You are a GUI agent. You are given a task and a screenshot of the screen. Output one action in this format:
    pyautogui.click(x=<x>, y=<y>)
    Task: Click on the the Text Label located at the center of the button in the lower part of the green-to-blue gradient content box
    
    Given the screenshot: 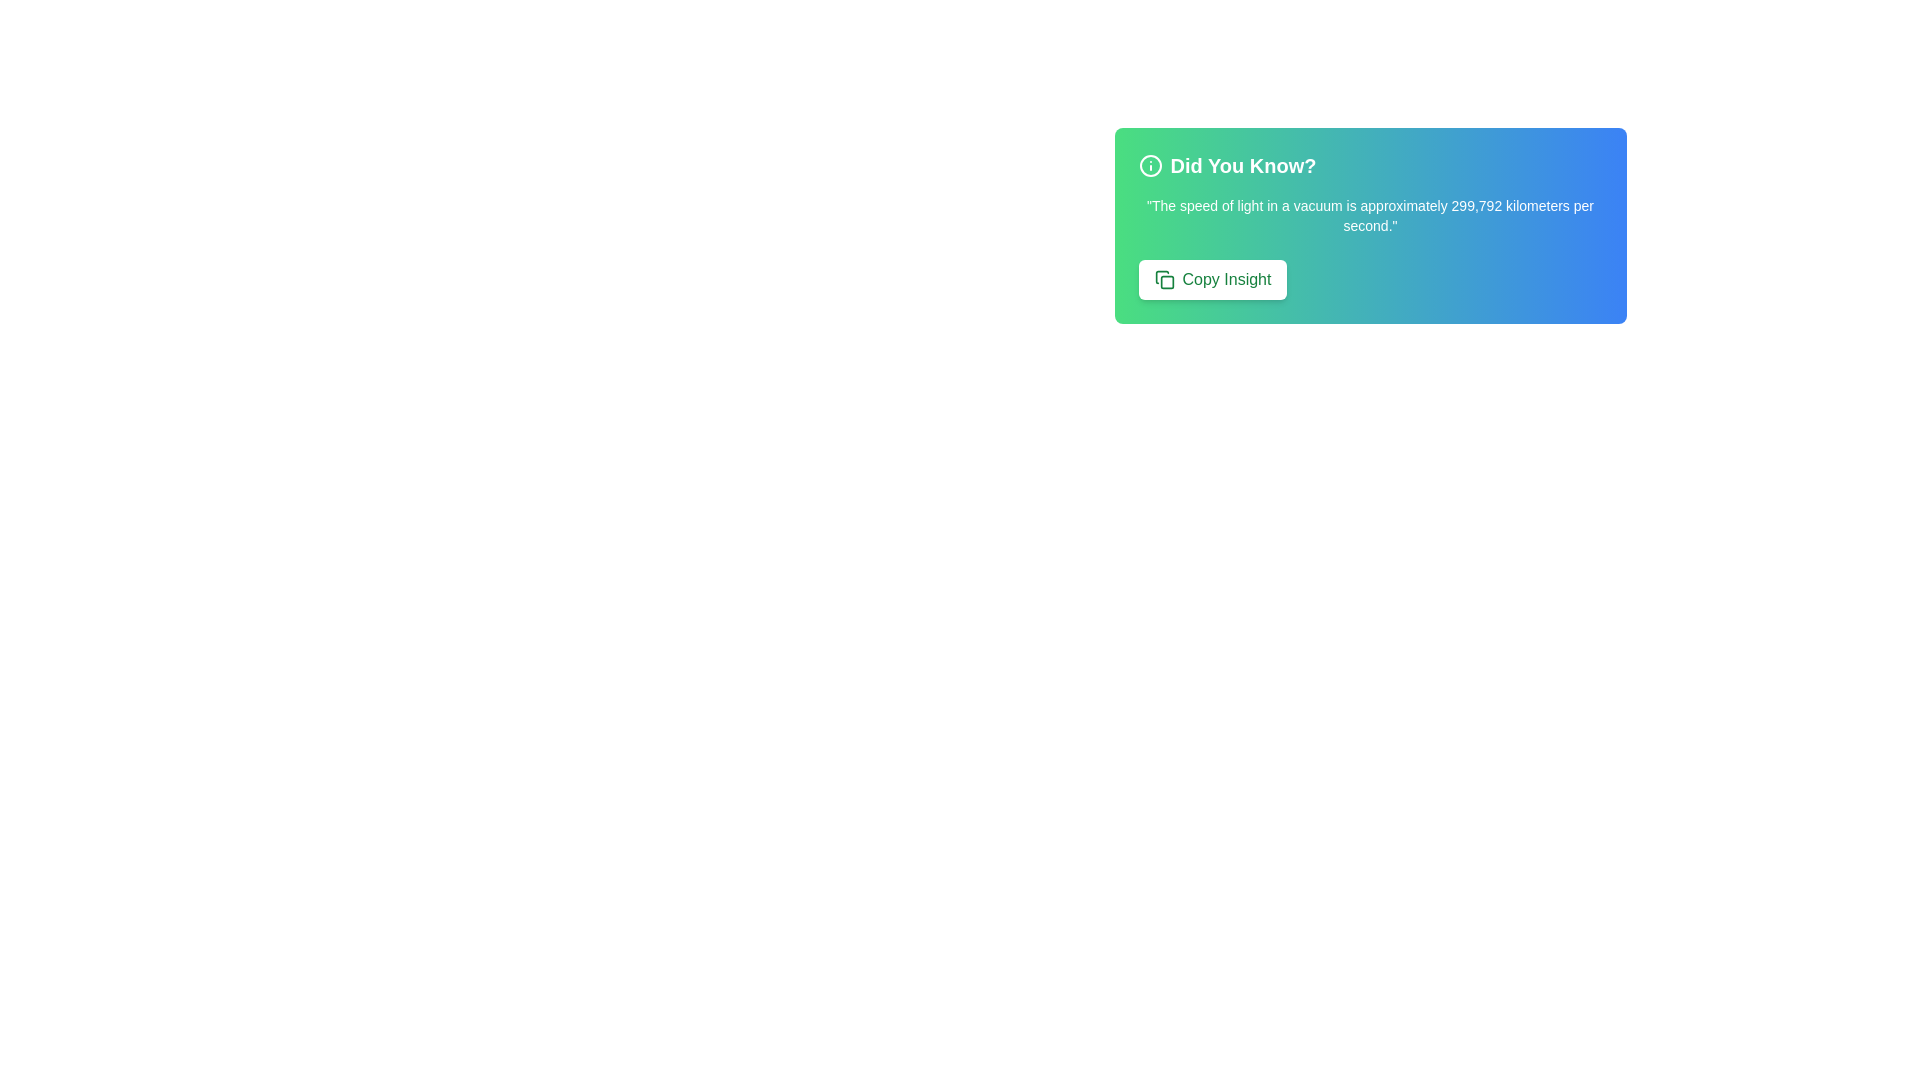 What is the action you would take?
    pyautogui.click(x=1225, y=280)
    